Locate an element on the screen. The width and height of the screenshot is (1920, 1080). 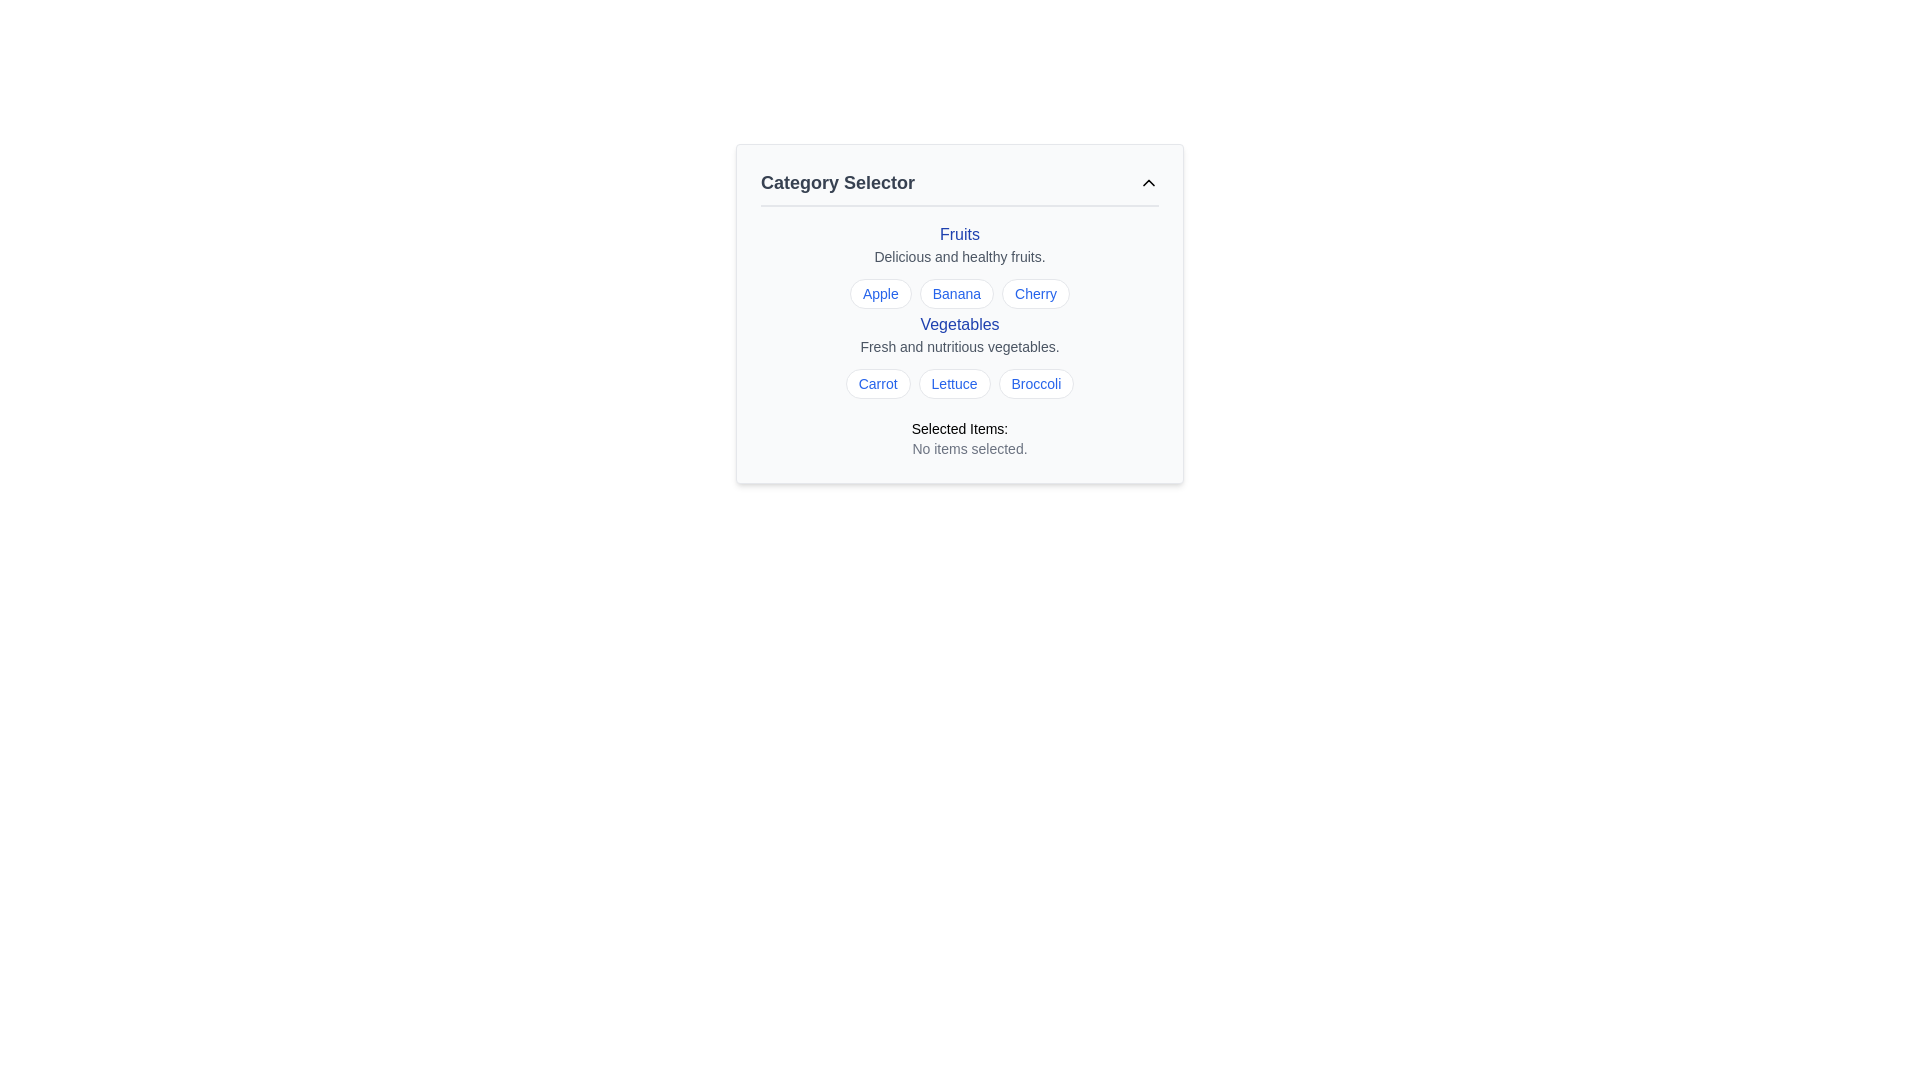
the Categorized selectable list element located within the 'Category Selector' card is located at coordinates (960, 312).